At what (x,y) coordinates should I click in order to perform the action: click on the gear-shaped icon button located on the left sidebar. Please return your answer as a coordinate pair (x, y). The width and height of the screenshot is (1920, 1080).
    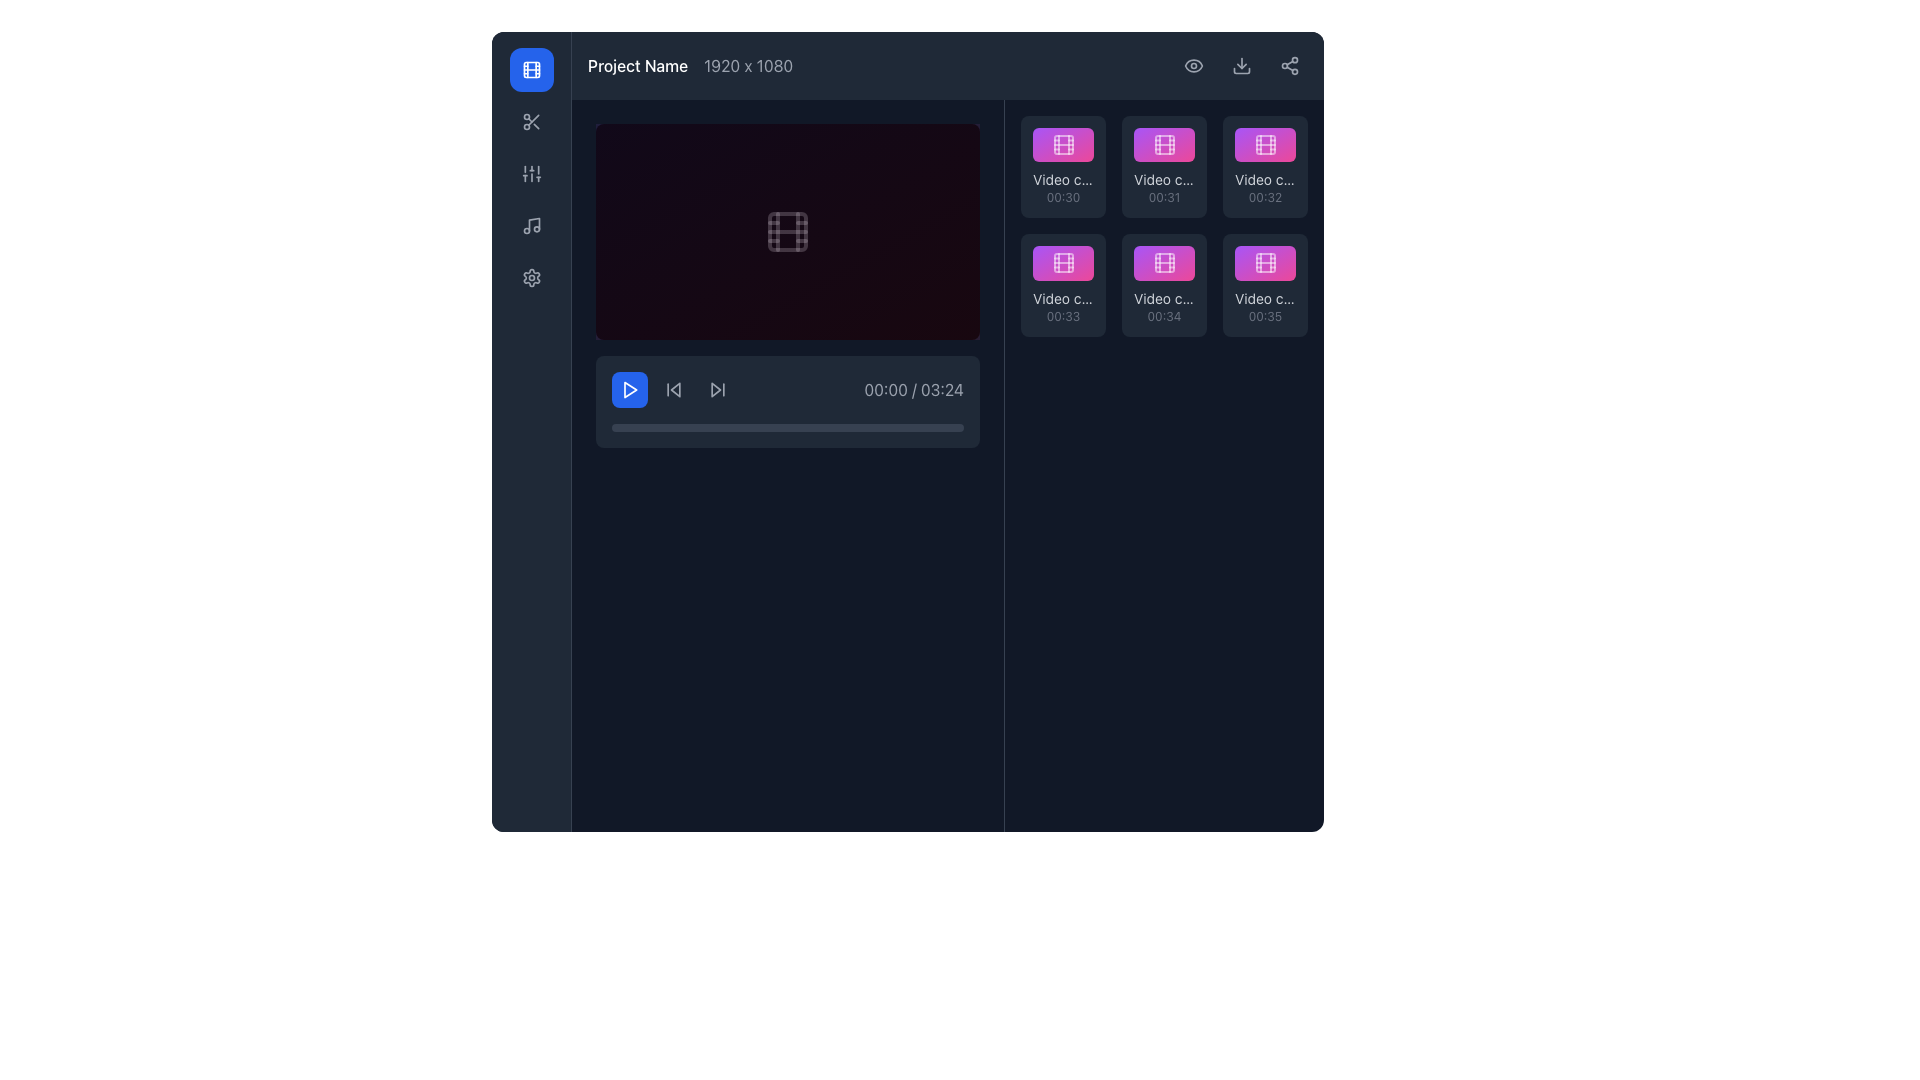
    Looking at the image, I should click on (531, 277).